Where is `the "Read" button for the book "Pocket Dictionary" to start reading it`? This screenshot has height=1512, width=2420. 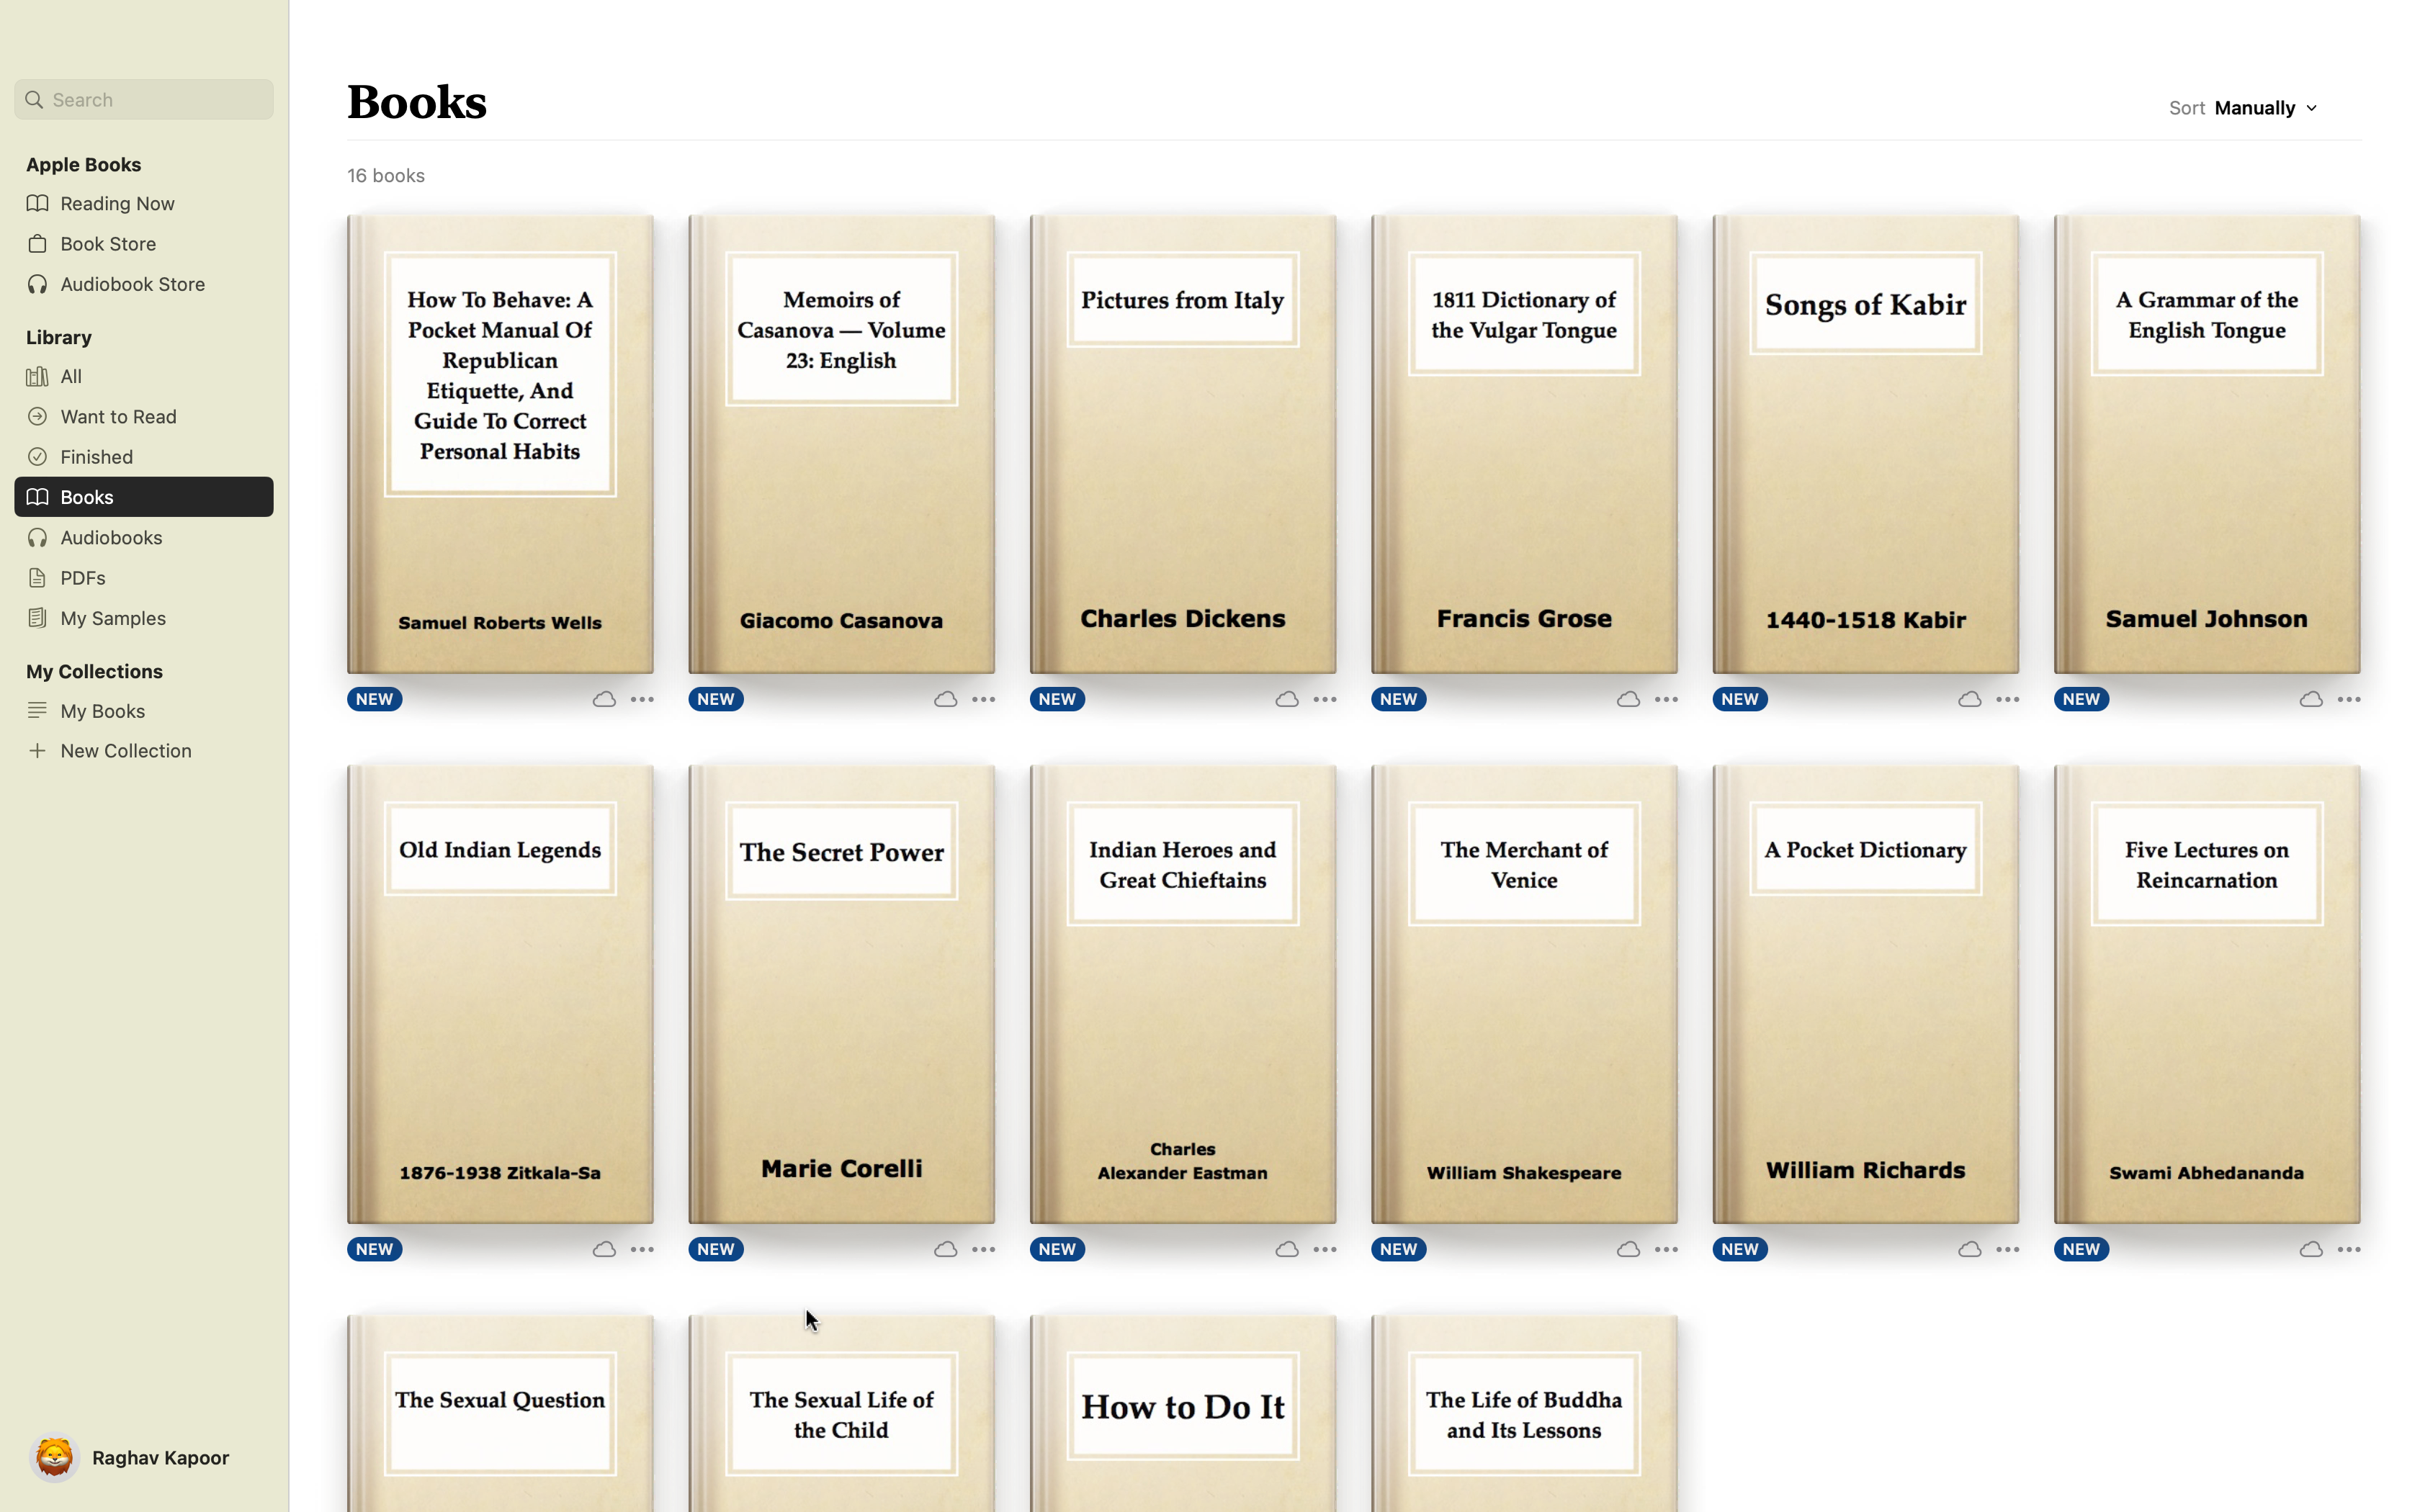
the "Read" button for the book "Pocket Dictionary" to start reading it is located at coordinates (1865, 991).